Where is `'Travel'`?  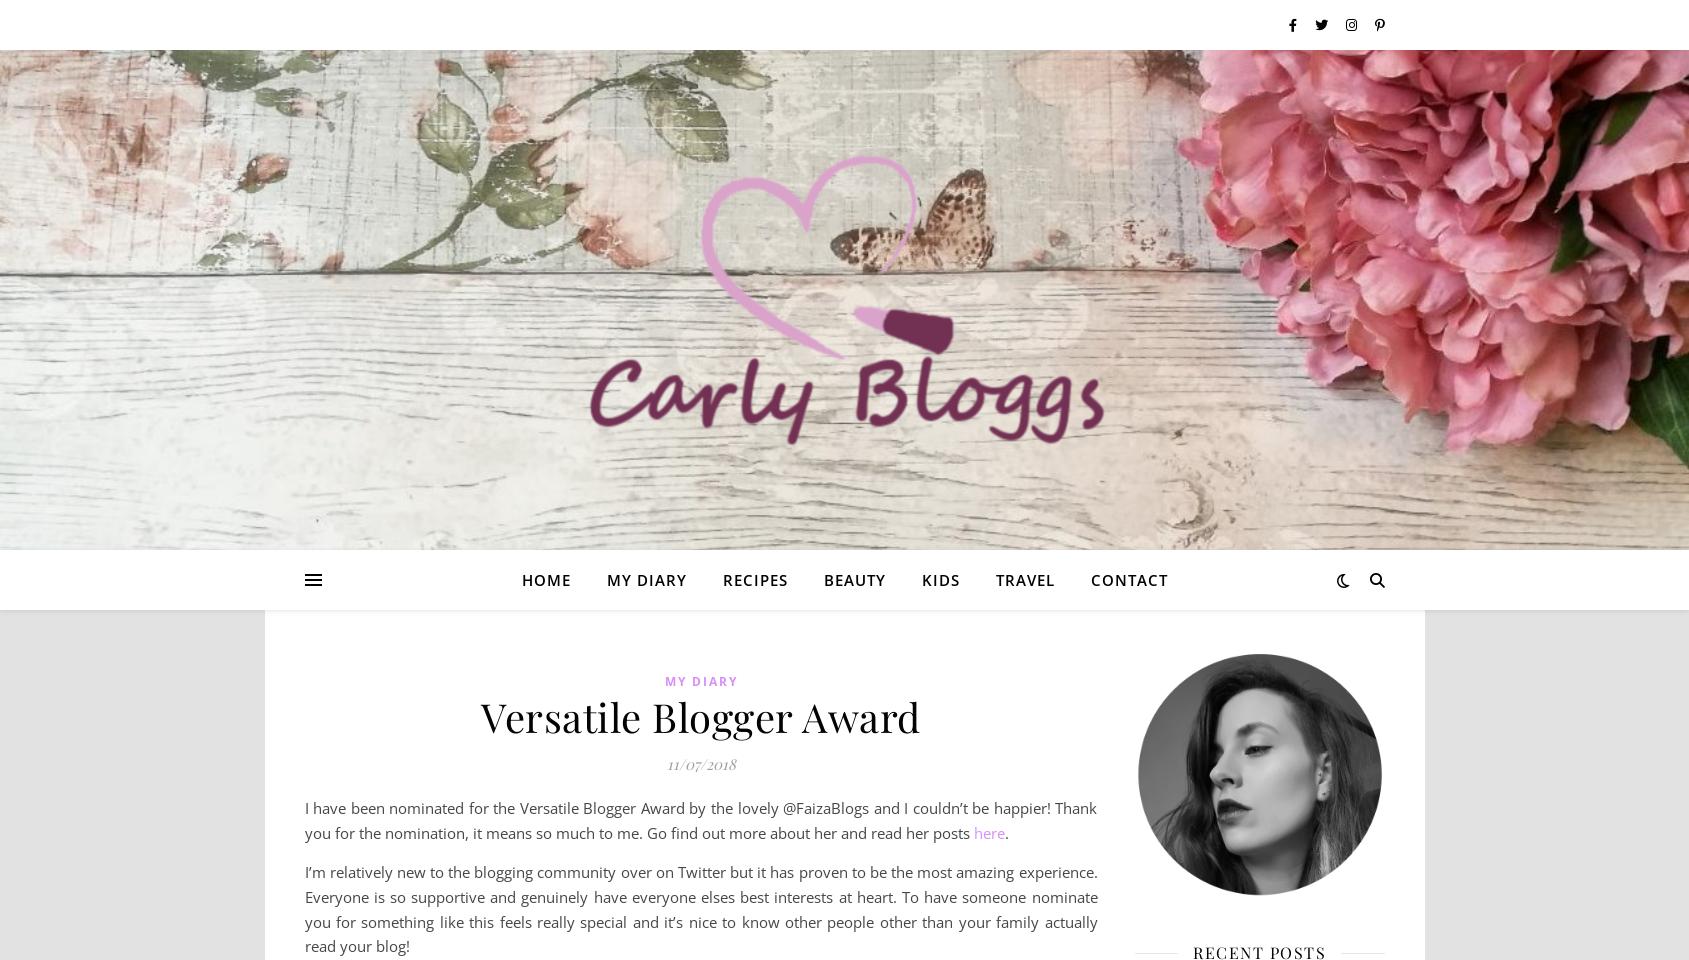 'Travel' is located at coordinates (993, 580).